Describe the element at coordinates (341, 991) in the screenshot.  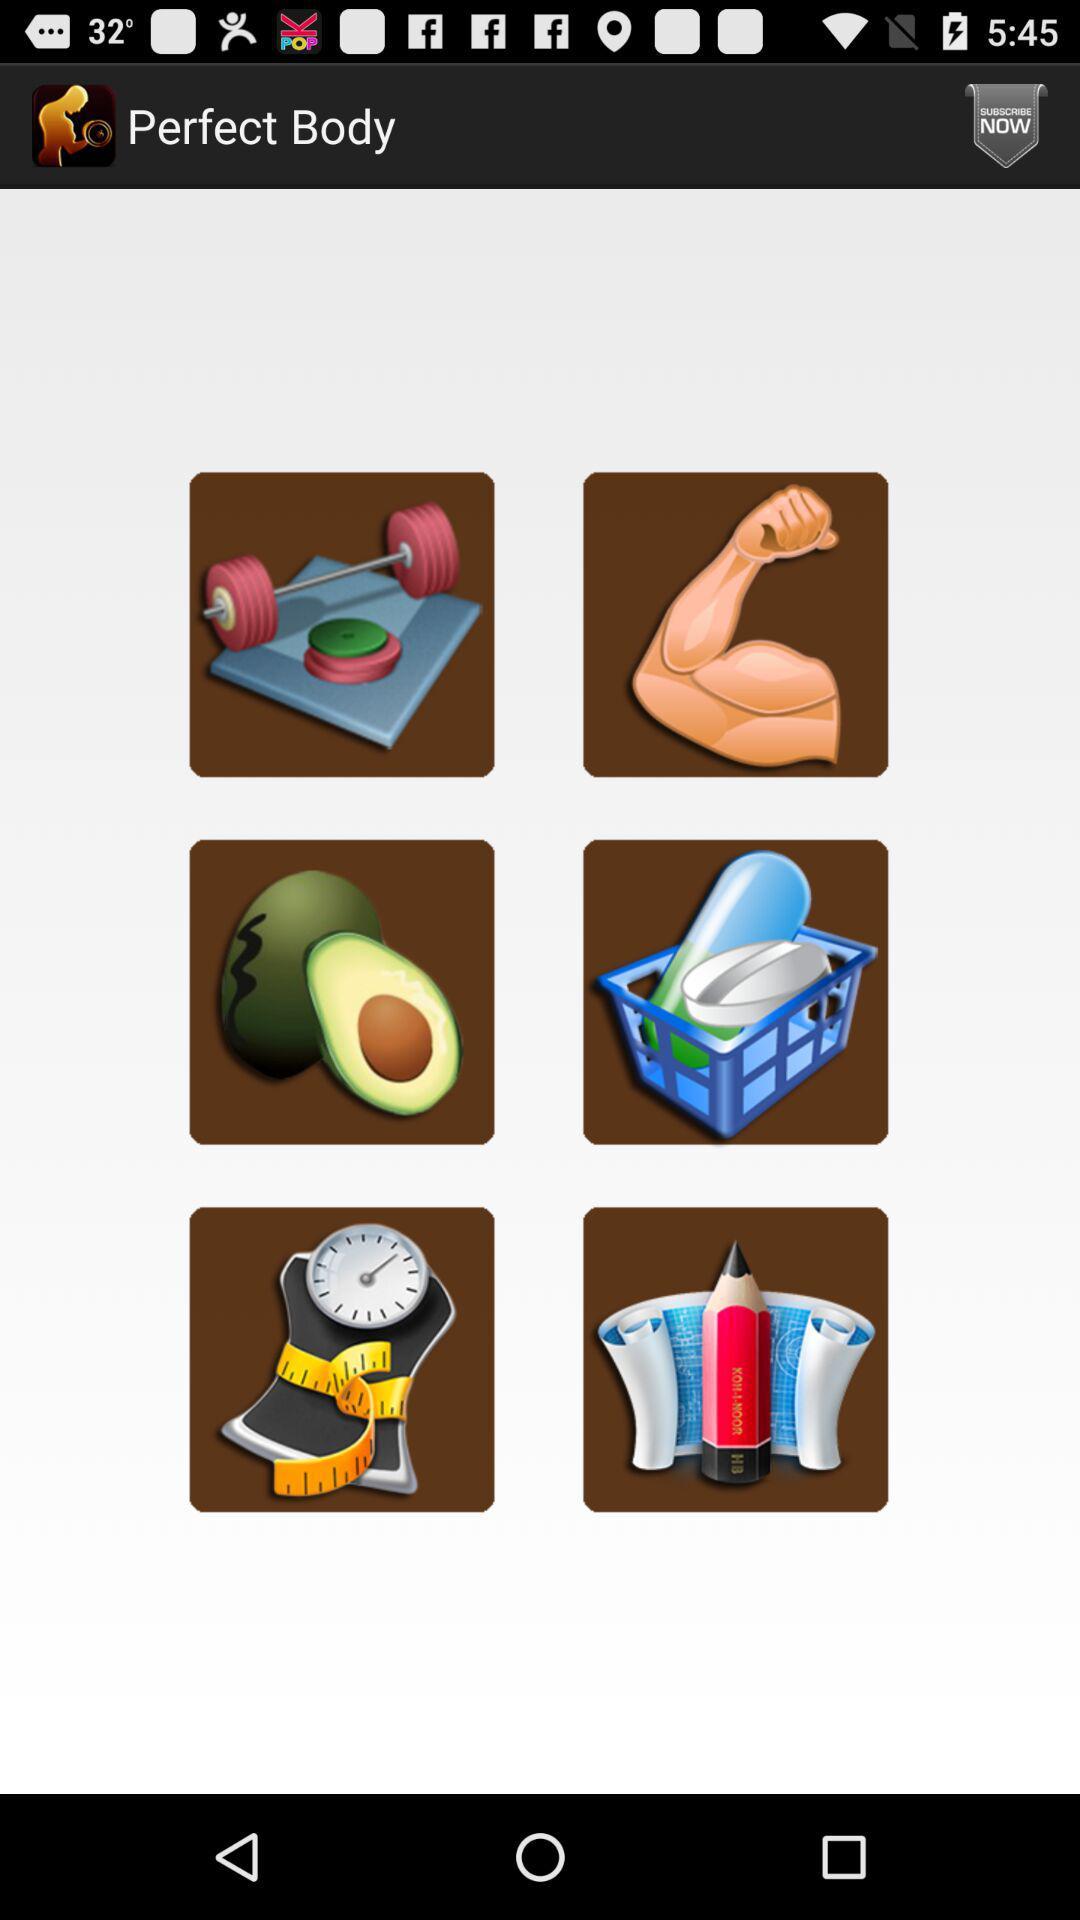
I see `nutrition` at that location.